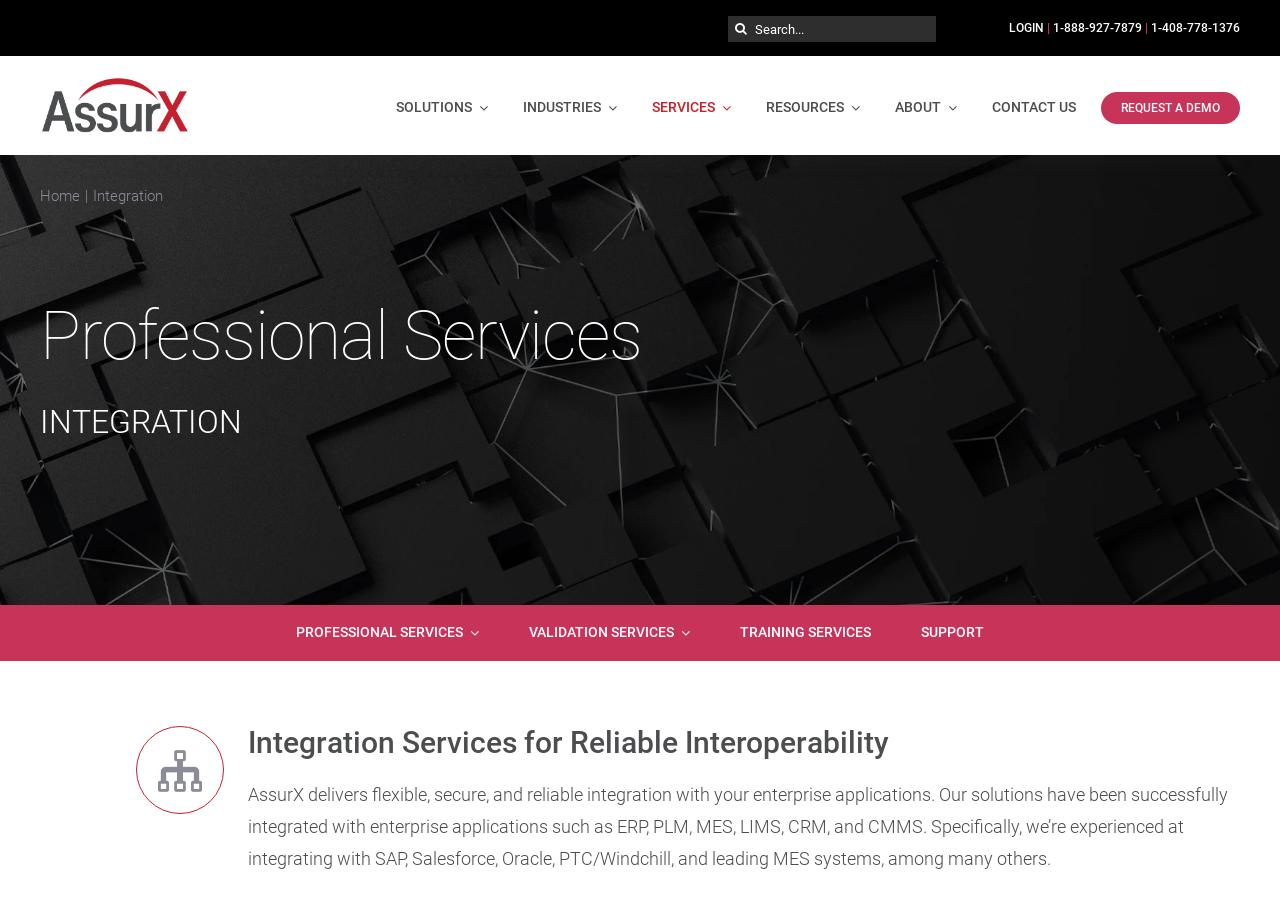 Image resolution: width=1280 pixels, height=898 pixels. Describe the element at coordinates (618, 219) in the screenshot. I see `'eMDR'` at that location.